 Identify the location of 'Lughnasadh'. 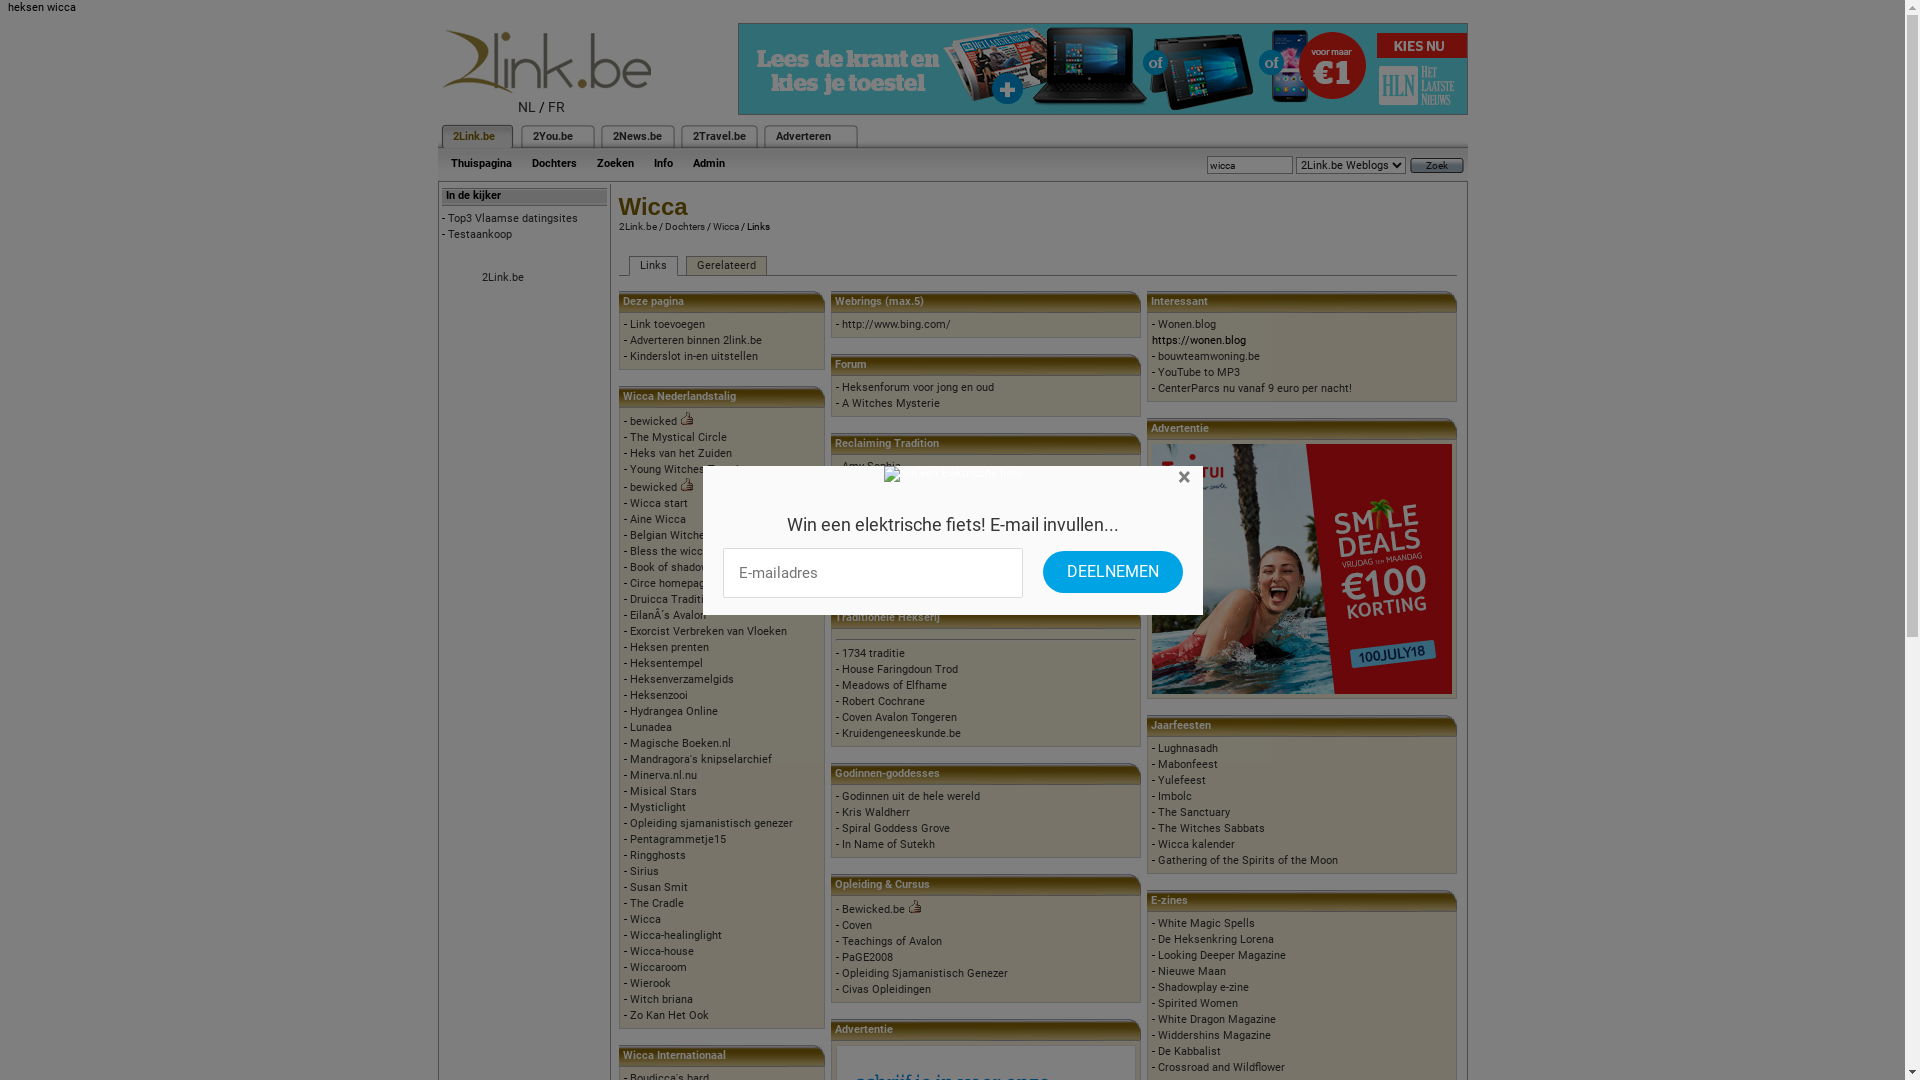
(1157, 748).